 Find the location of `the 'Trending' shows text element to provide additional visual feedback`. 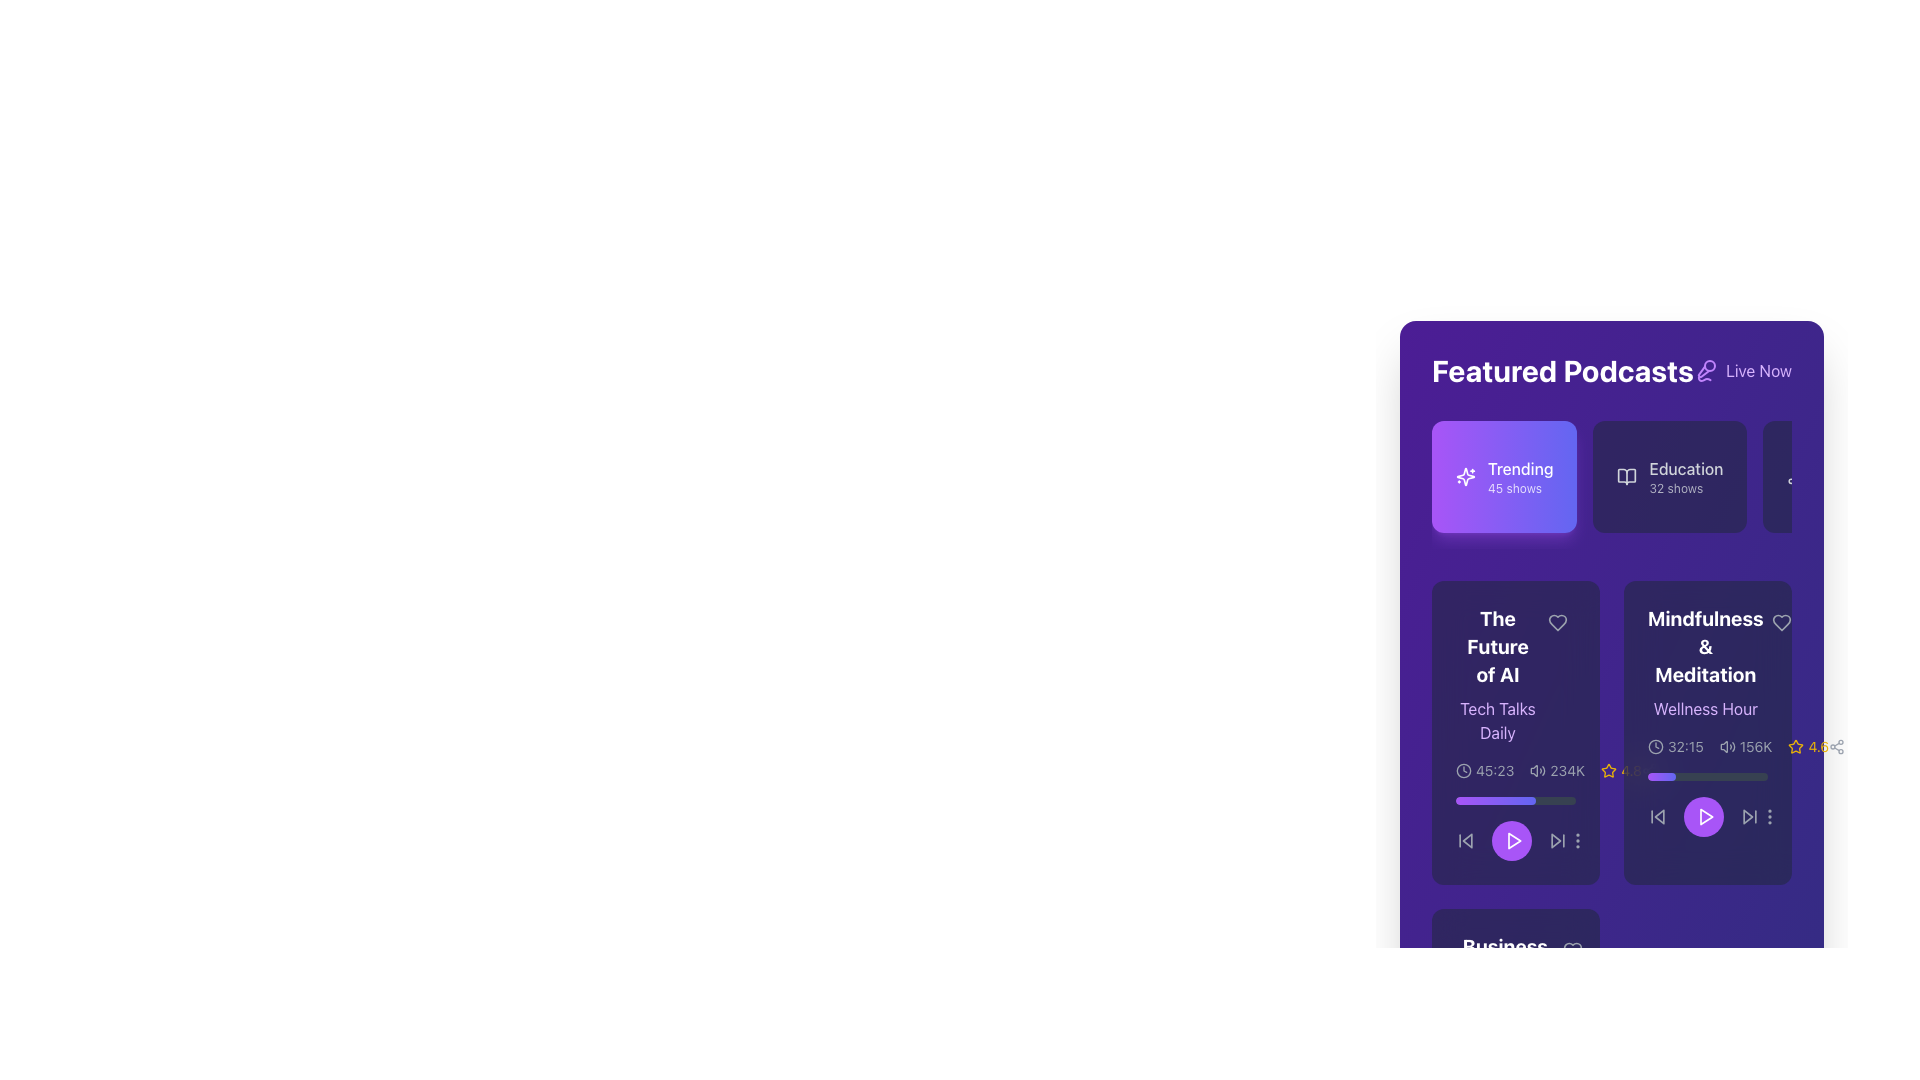

the 'Trending' shows text element to provide additional visual feedback is located at coordinates (1520, 477).